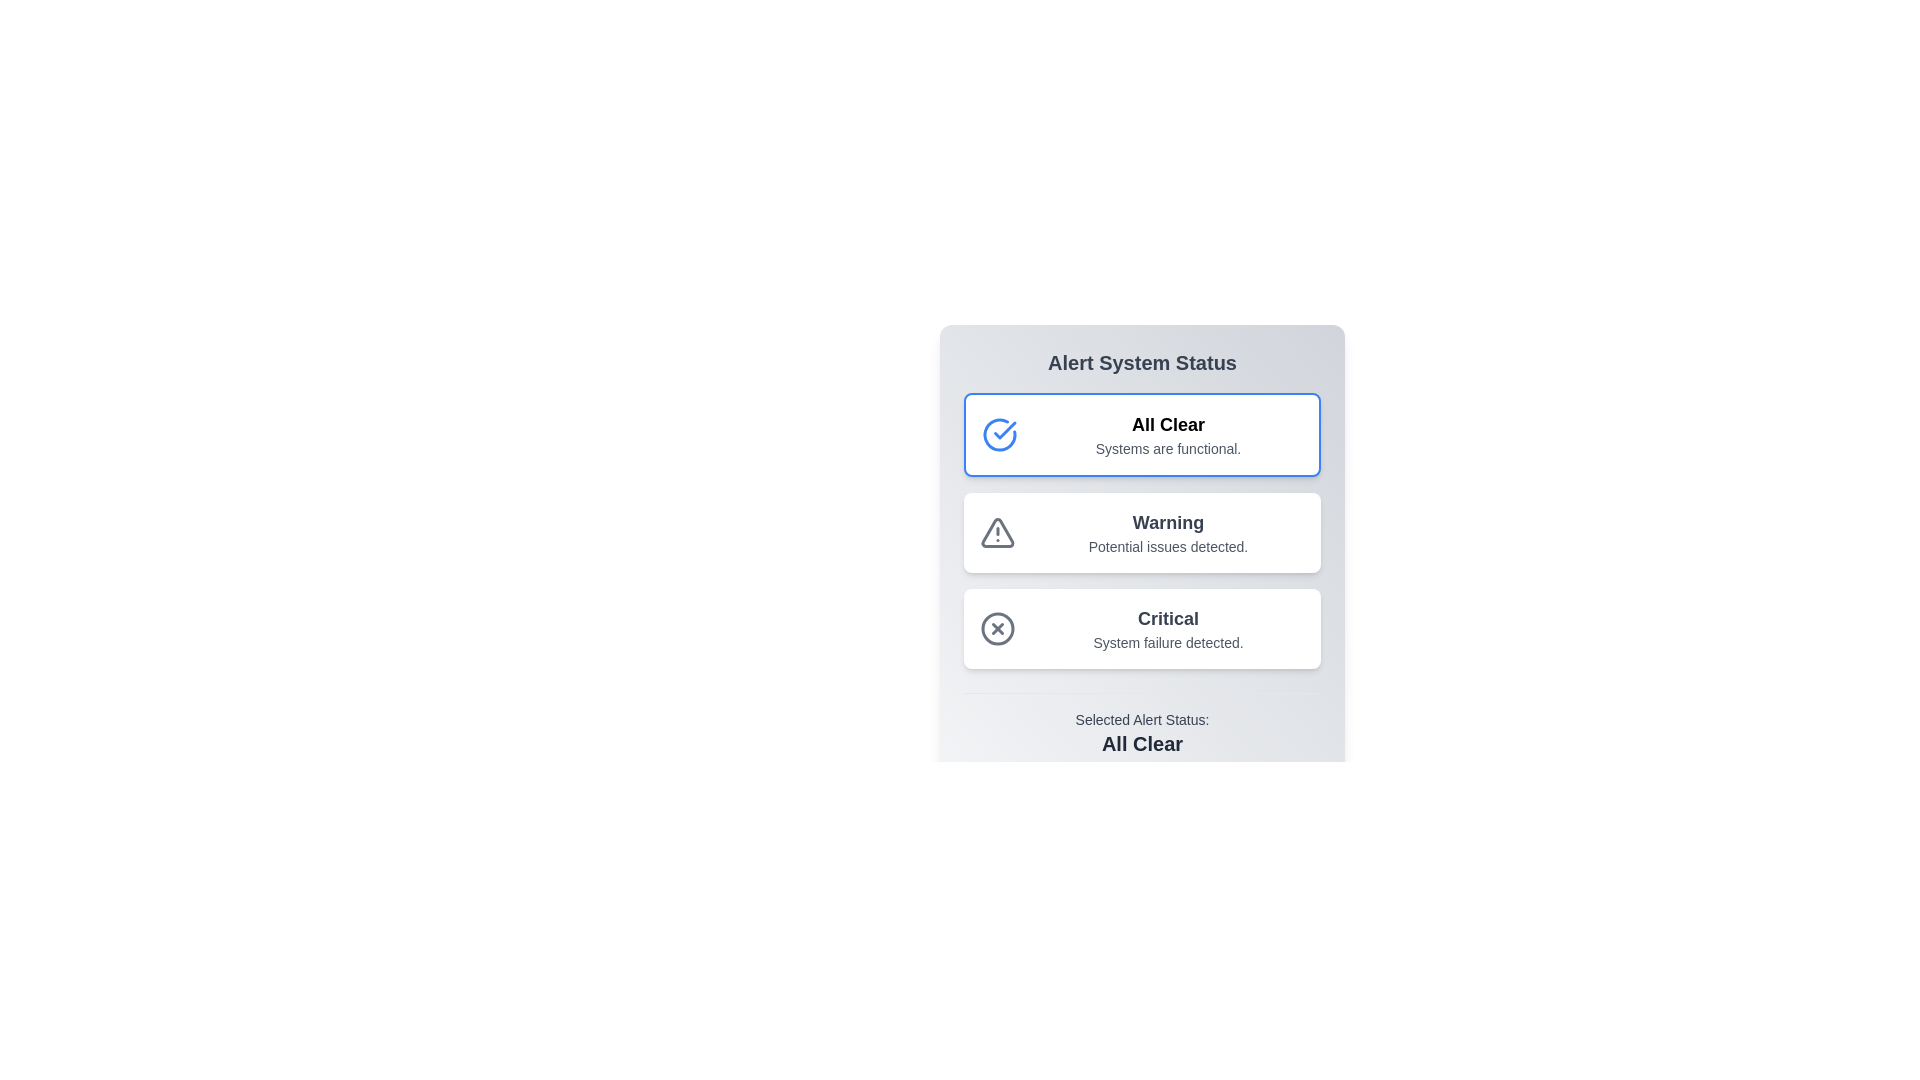  Describe the element at coordinates (1168, 643) in the screenshot. I see `the static text element displaying 'System failure detected.' located beneath the 'Critical' alert block` at that location.